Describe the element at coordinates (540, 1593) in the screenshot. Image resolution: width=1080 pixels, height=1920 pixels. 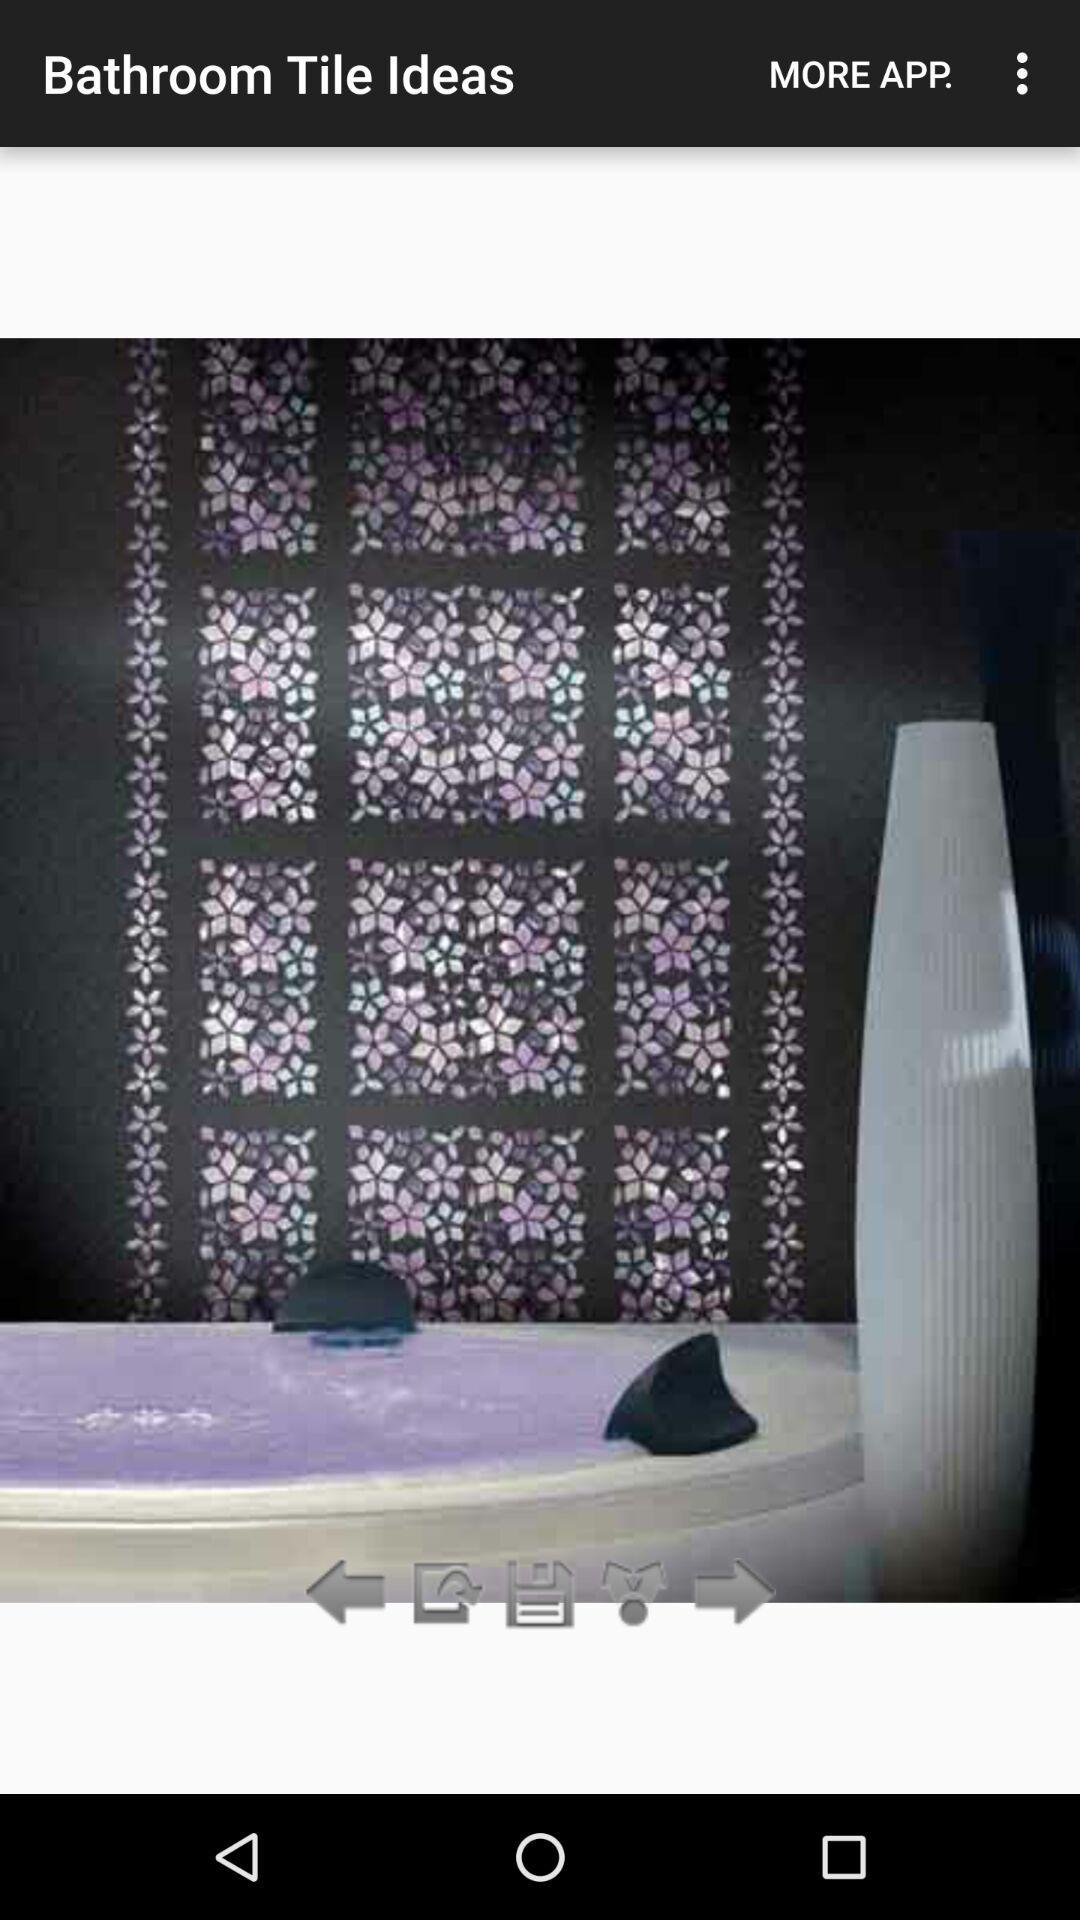
I see `the design` at that location.